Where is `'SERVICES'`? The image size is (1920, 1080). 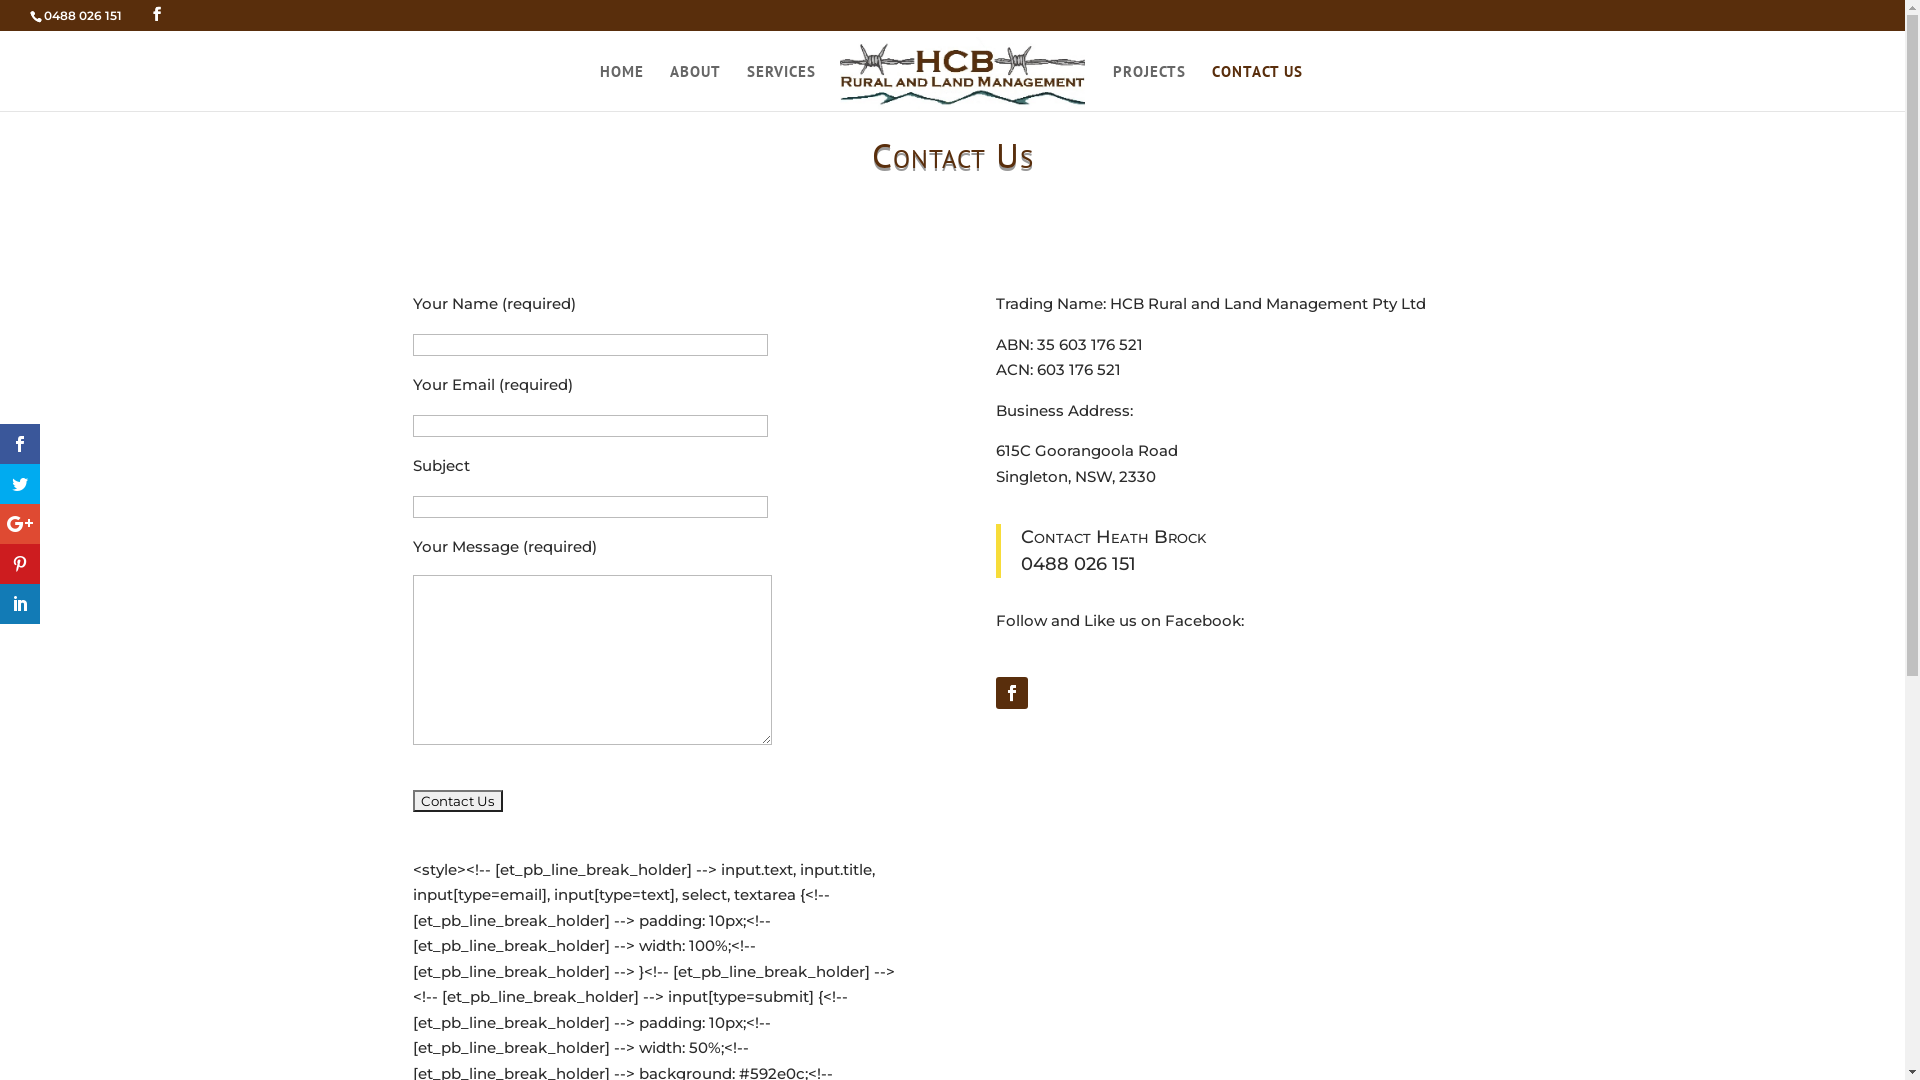
'SERVICES' is located at coordinates (780, 76).